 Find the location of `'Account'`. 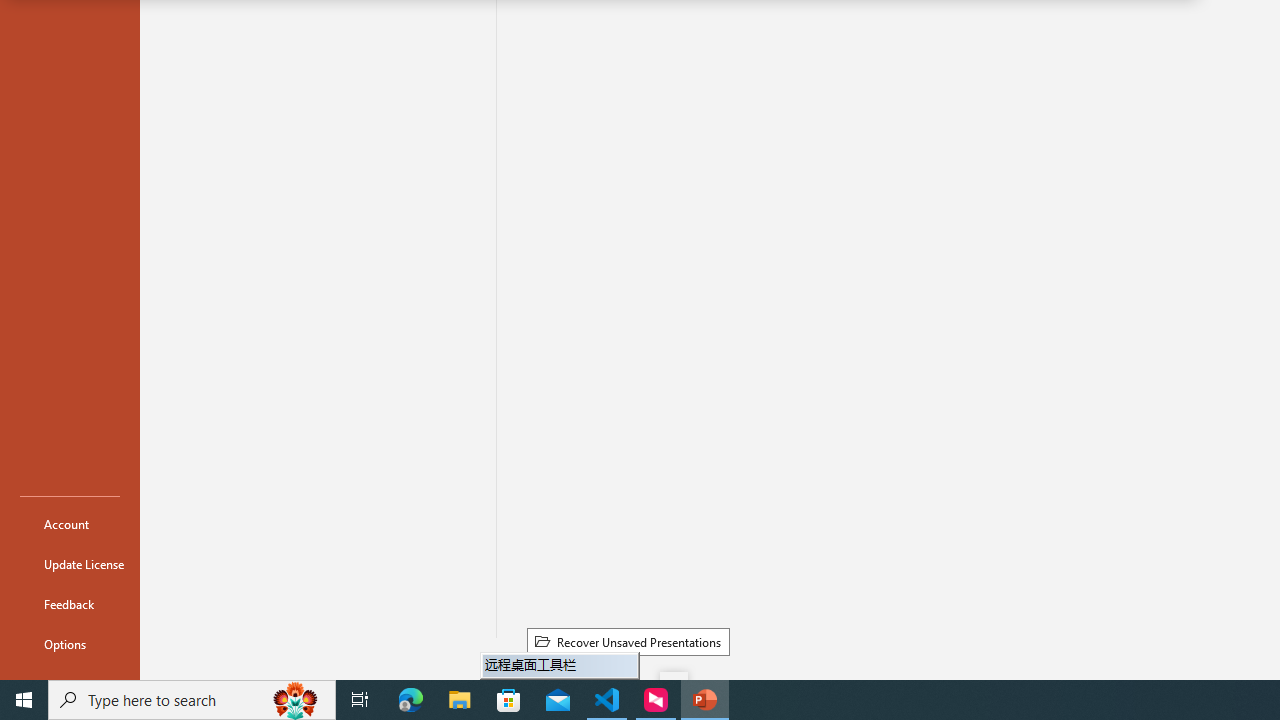

'Account' is located at coordinates (69, 523).